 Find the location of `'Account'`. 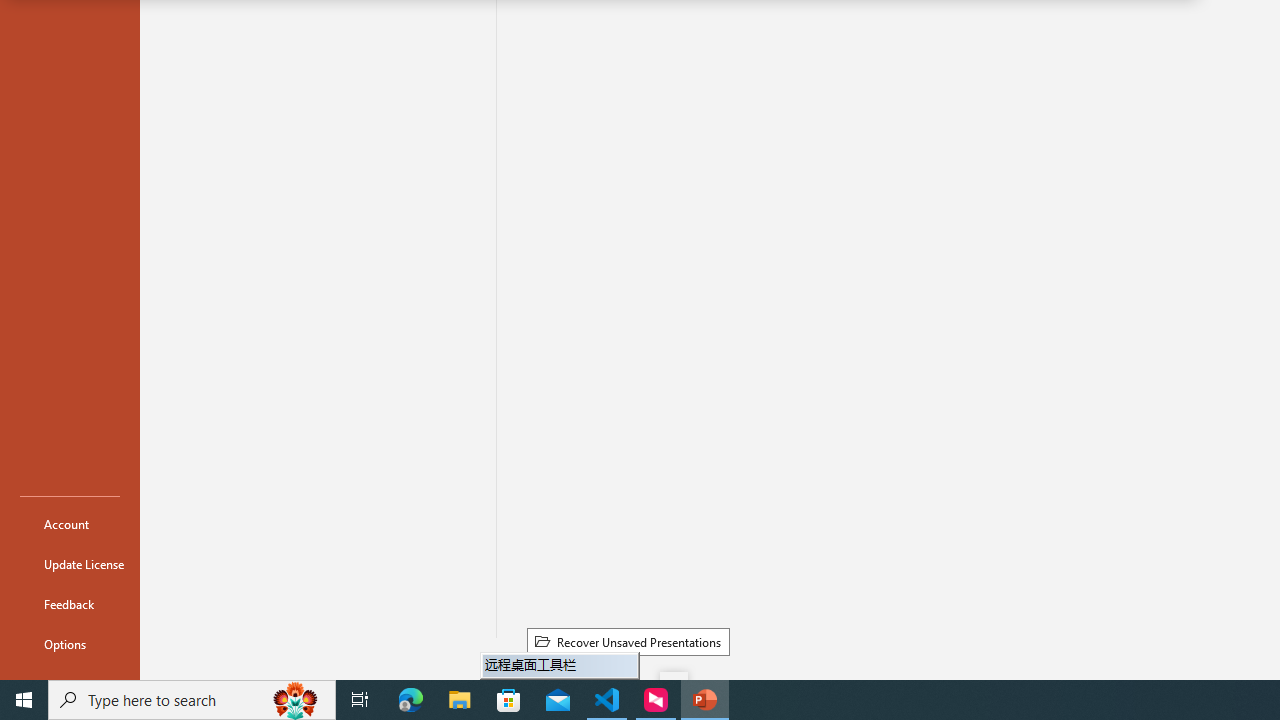

'Account' is located at coordinates (69, 523).